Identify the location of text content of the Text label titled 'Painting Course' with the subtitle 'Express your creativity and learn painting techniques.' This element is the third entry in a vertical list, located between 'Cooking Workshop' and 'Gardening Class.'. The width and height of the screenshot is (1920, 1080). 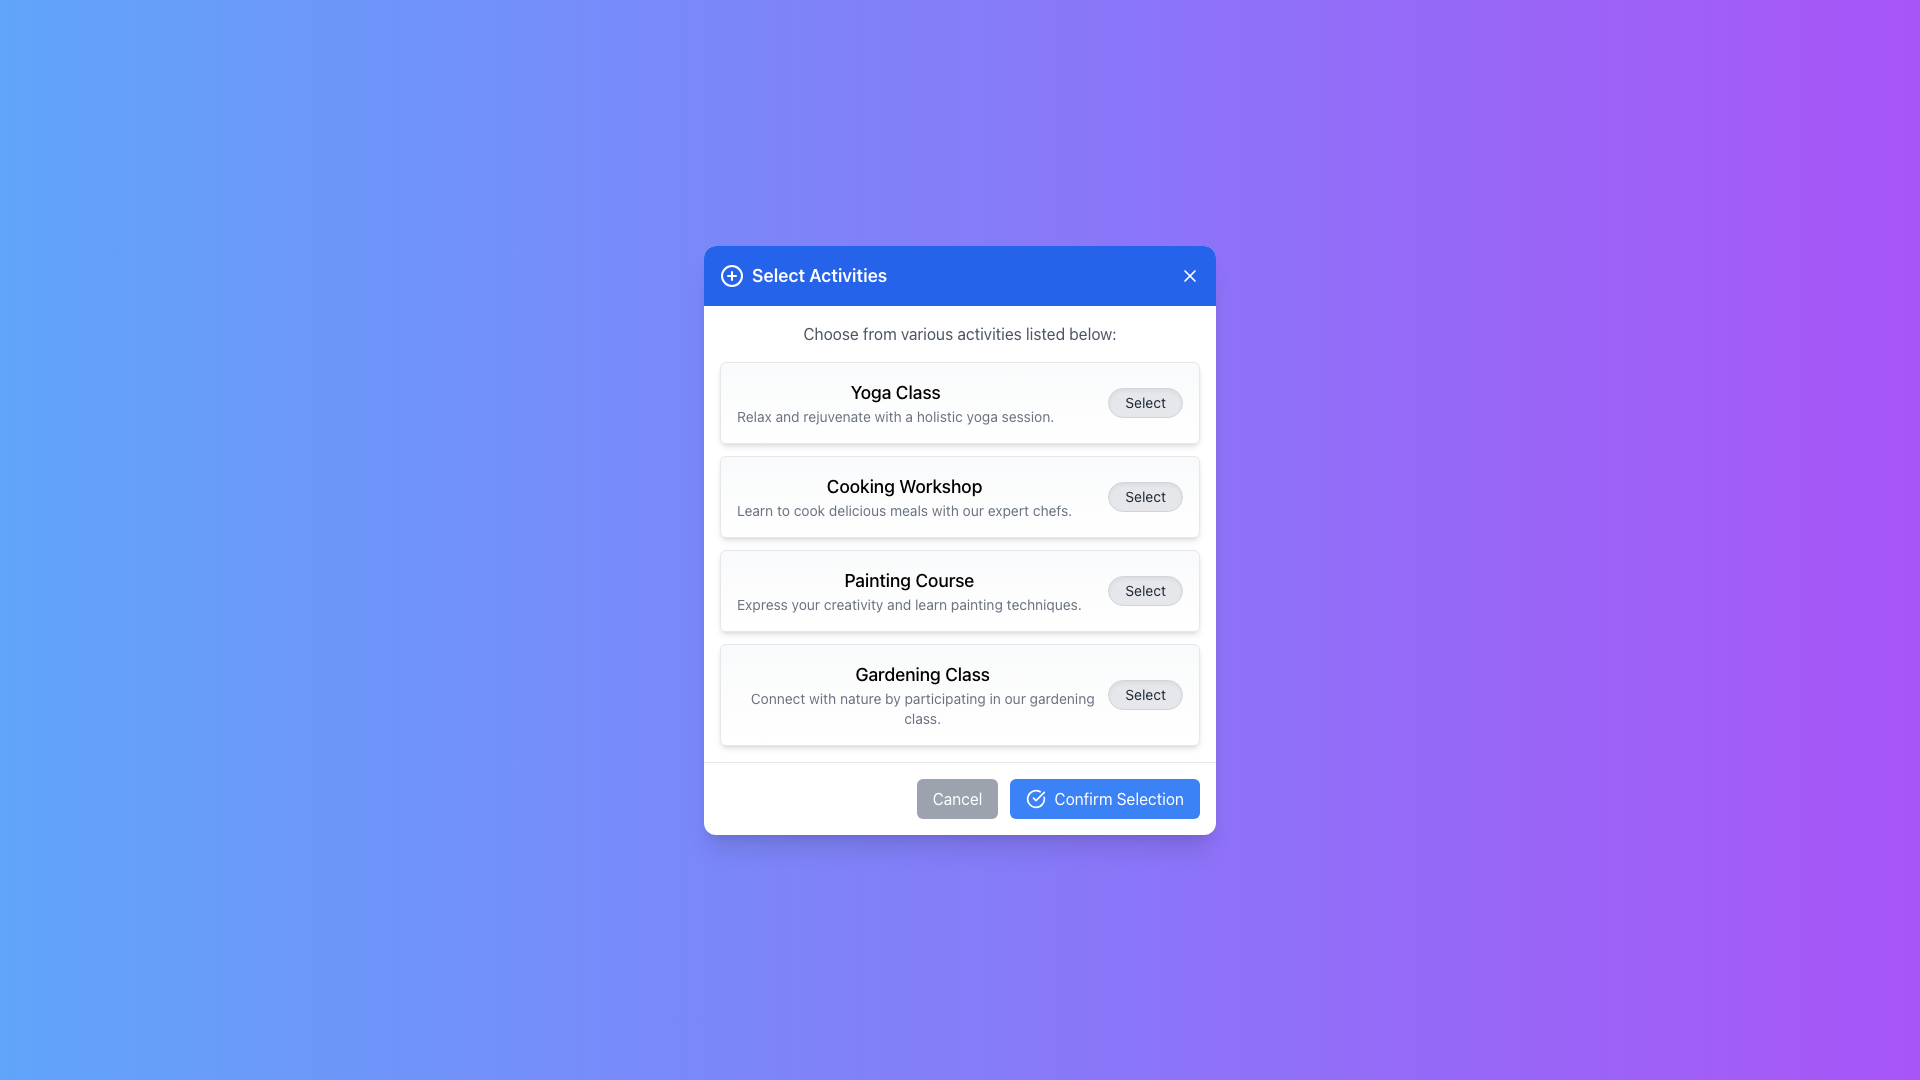
(908, 589).